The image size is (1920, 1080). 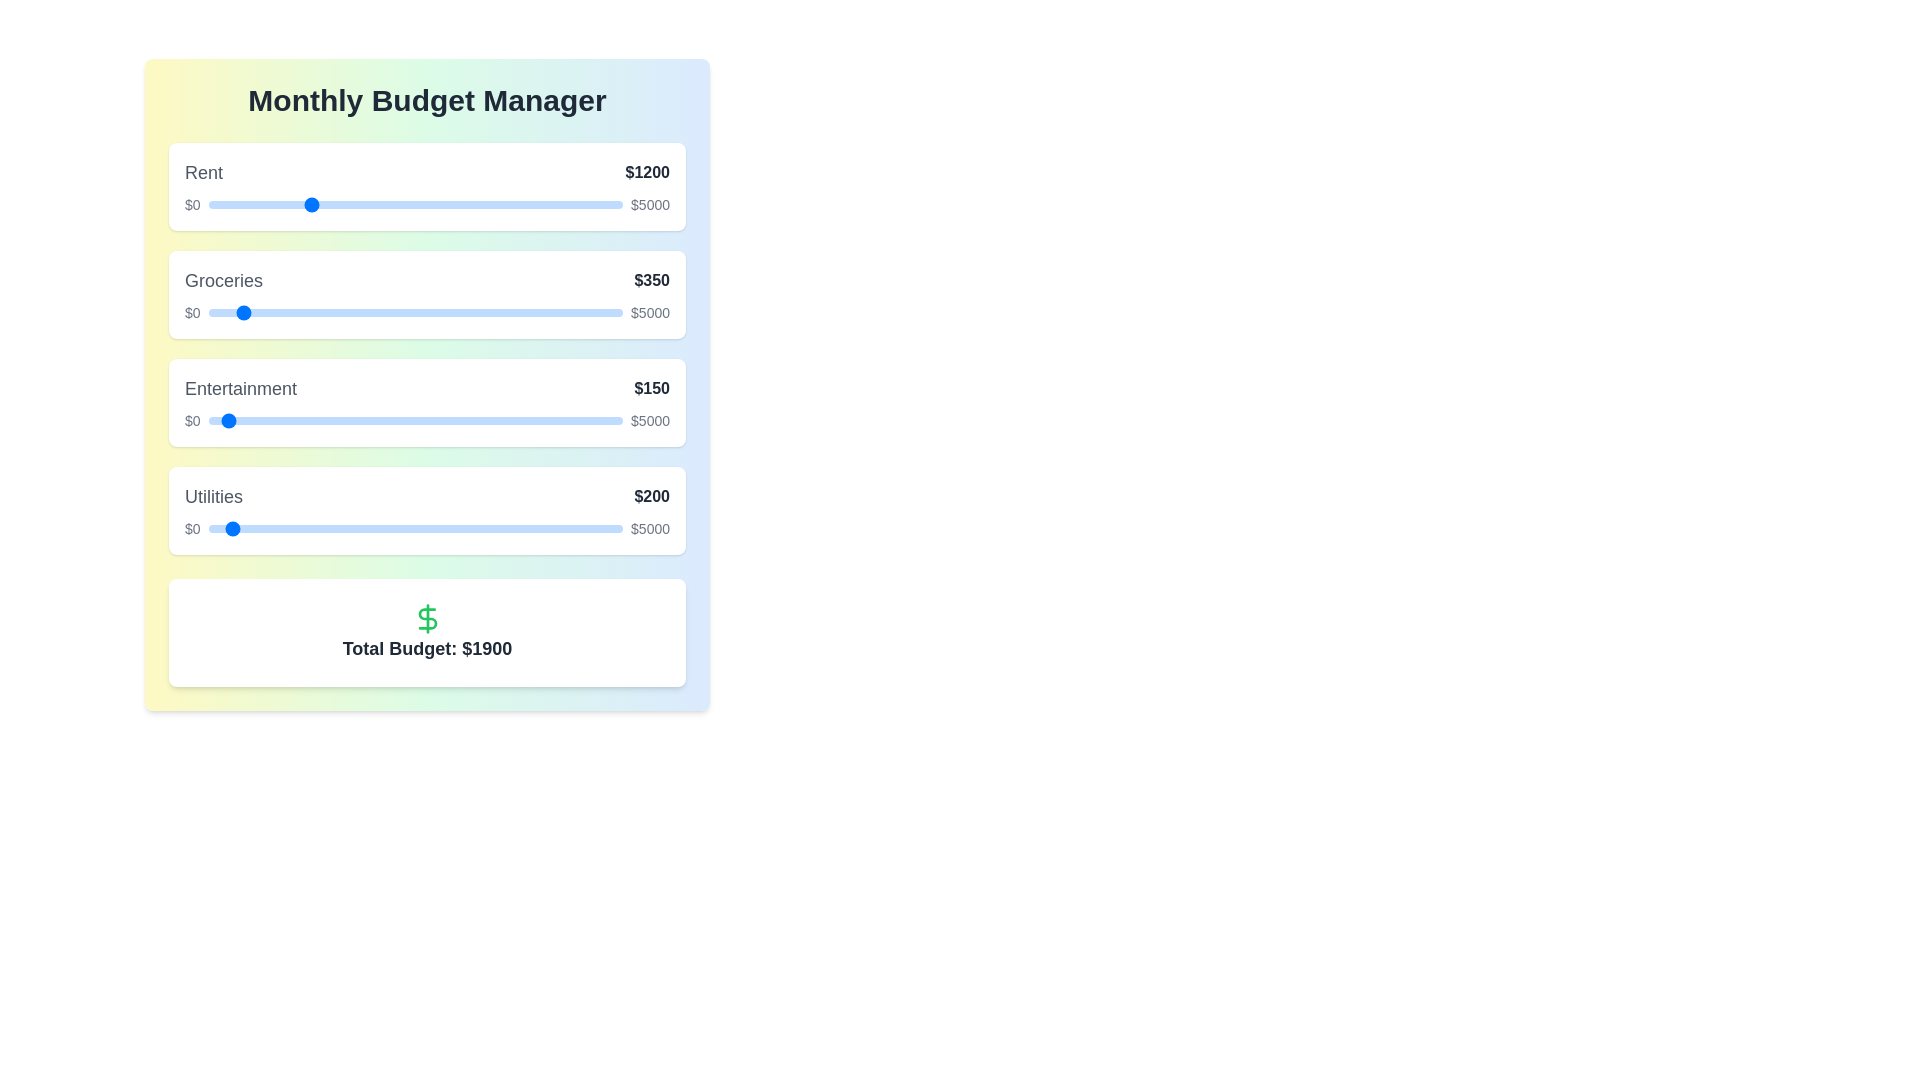 What do you see at coordinates (192, 527) in the screenshot?
I see `the text label displaying '$0' located to the left of the slider bar under the 'Utilities' section` at bounding box center [192, 527].